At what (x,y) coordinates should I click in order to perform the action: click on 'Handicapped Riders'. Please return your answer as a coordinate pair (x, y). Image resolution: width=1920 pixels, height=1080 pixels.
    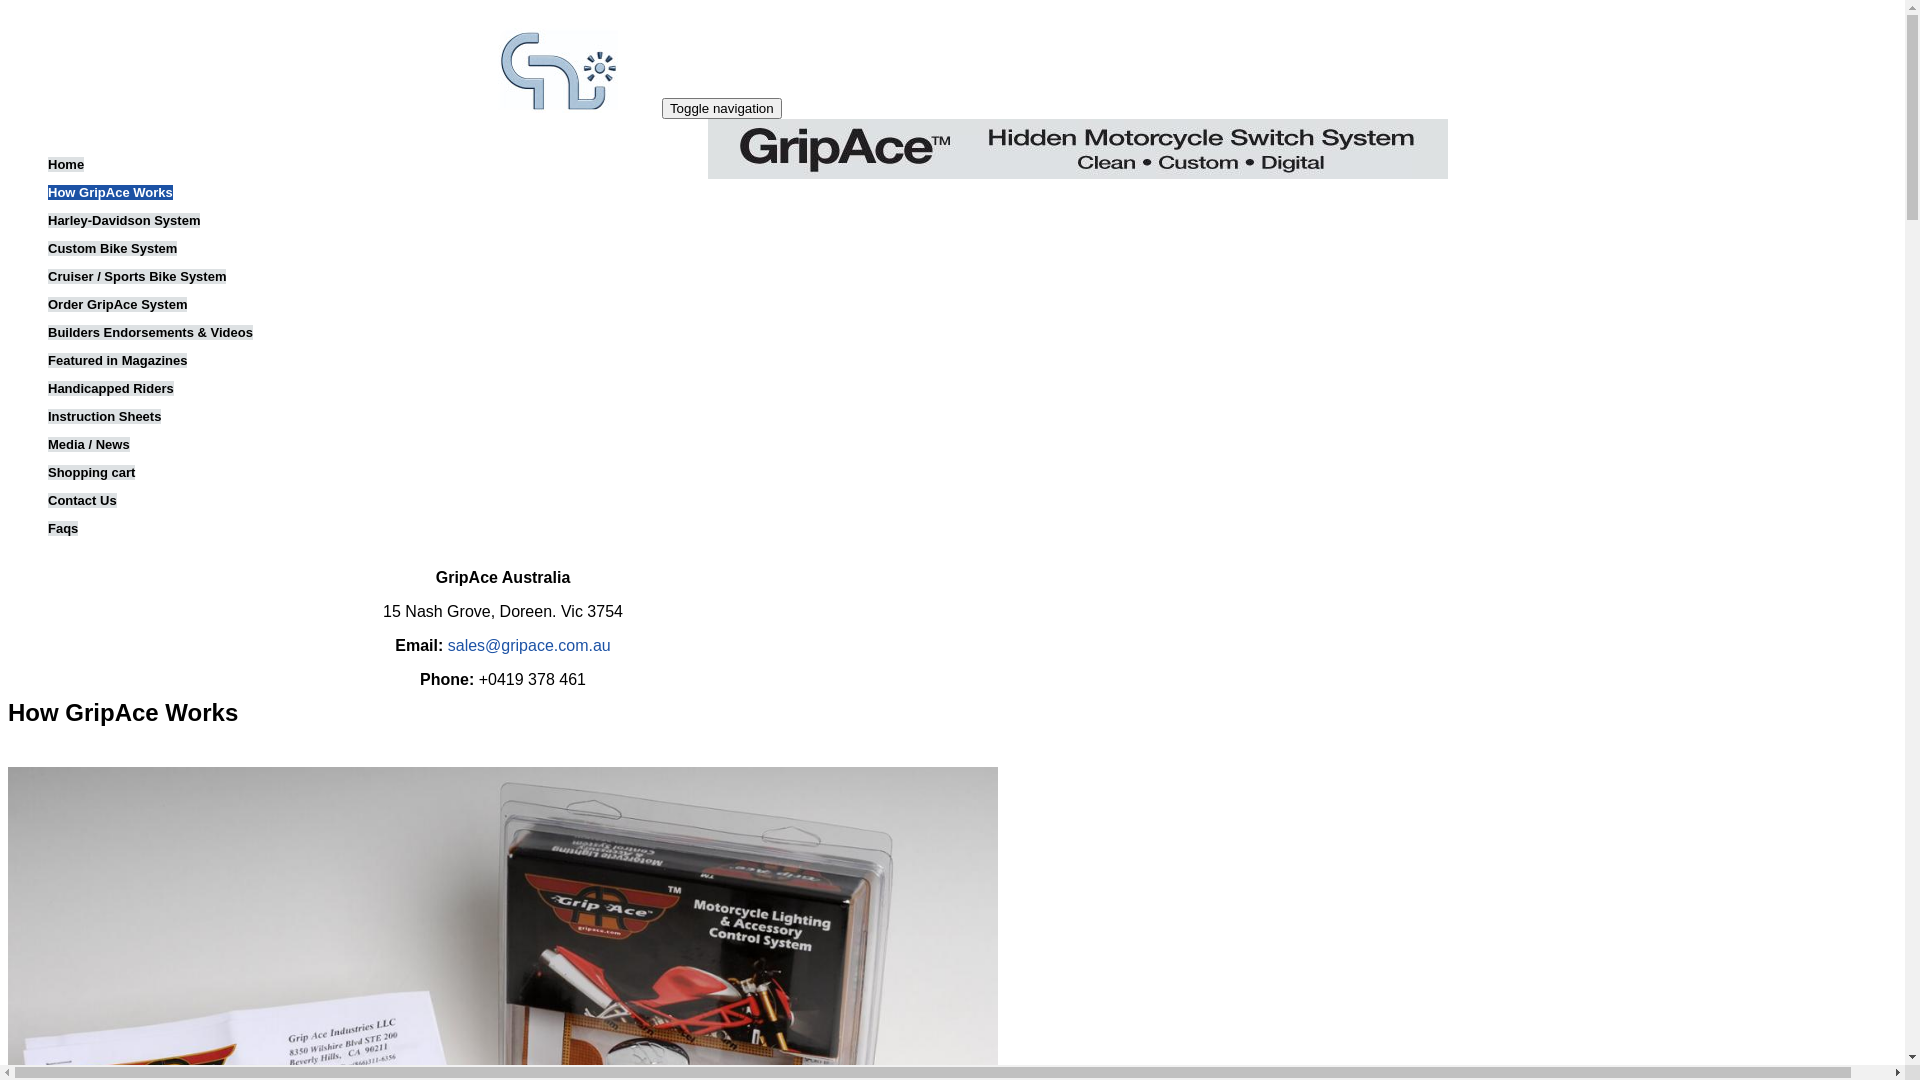
    Looking at the image, I should click on (48, 388).